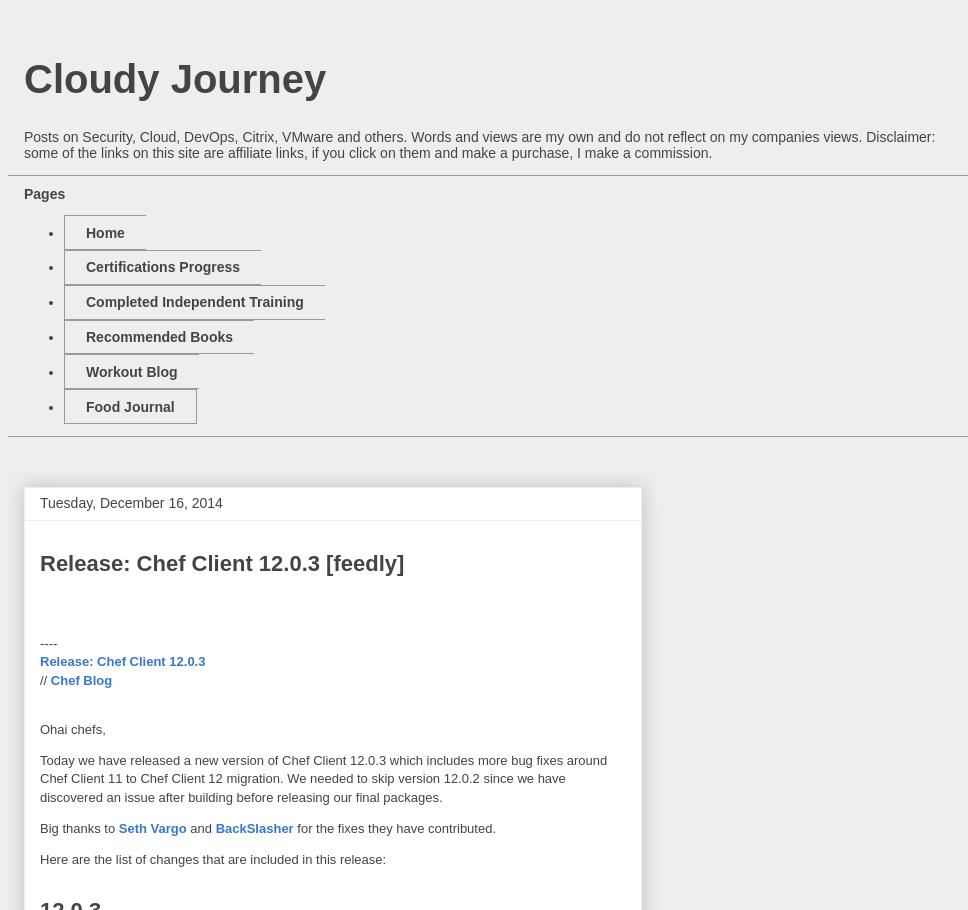 The height and width of the screenshot is (910, 968). What do you see at coordinates (47, 643) in the screenshot?
I see `'----'` at bounding box center [47, 643].